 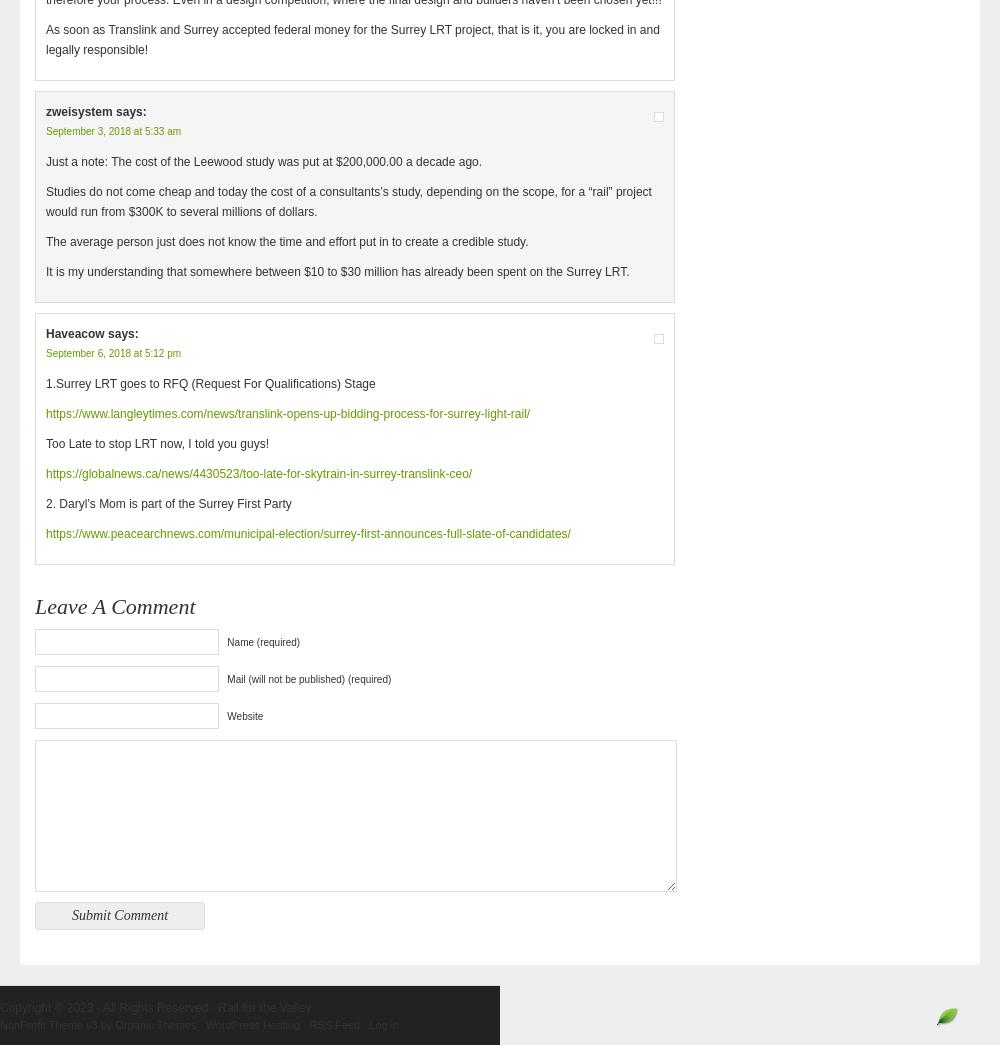 I want to click on 'Log in', so click(x=384, y=1025).